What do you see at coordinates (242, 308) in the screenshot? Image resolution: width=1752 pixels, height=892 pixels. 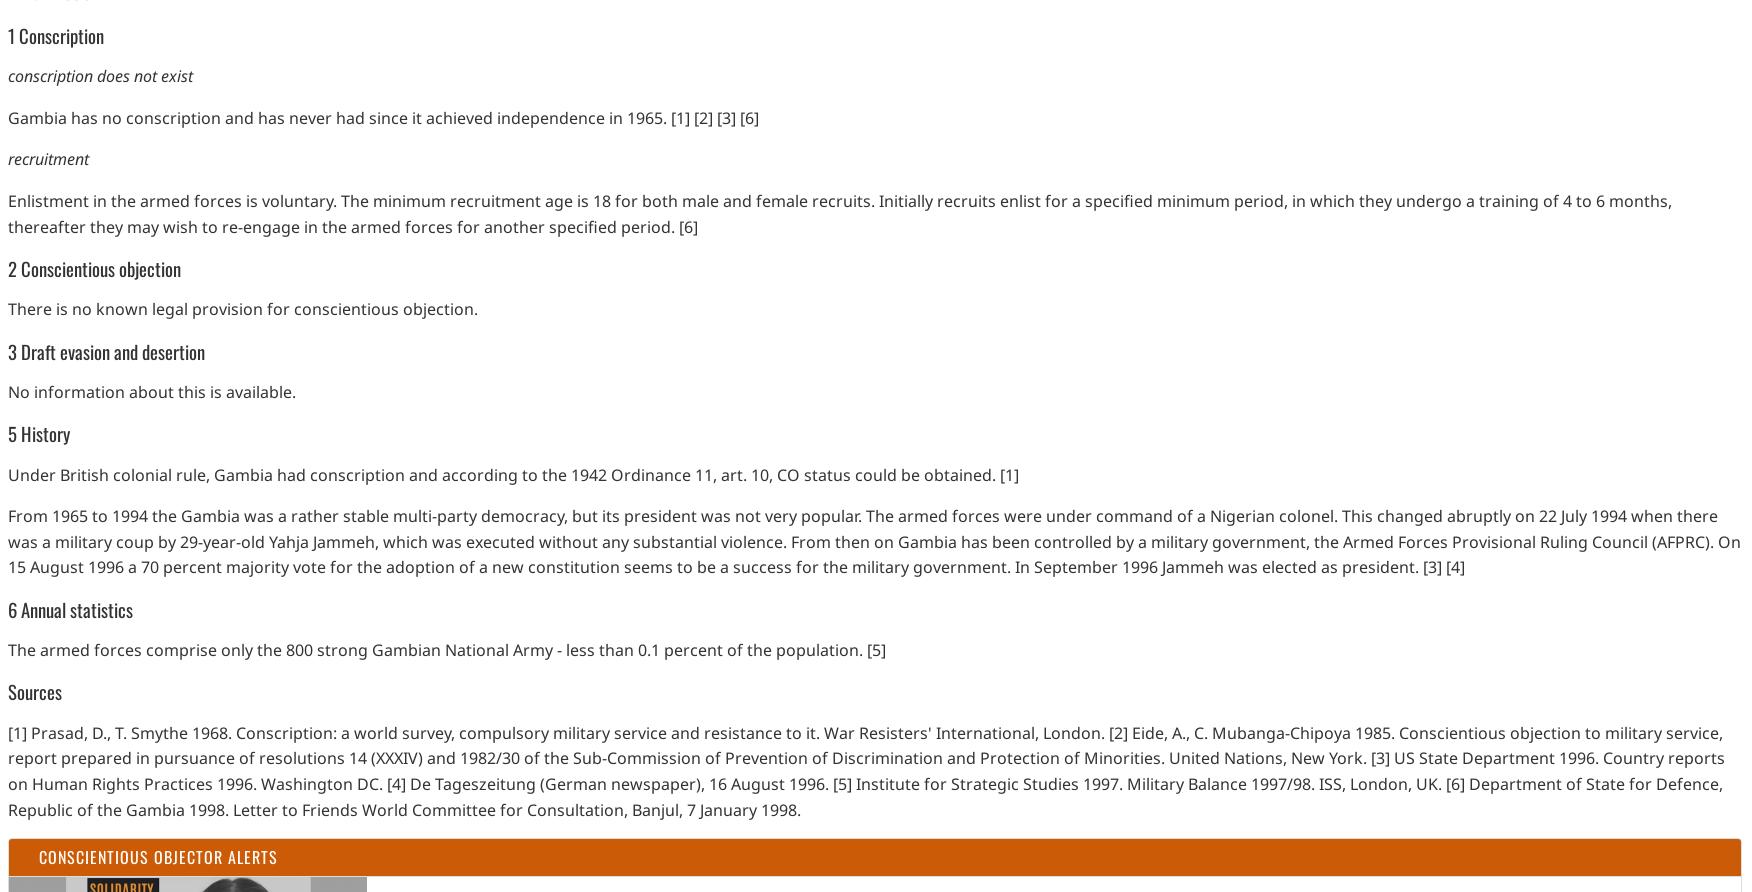 I see `'There is no known legal provision for conscientious objection.'` at bounding box center [242, 308].